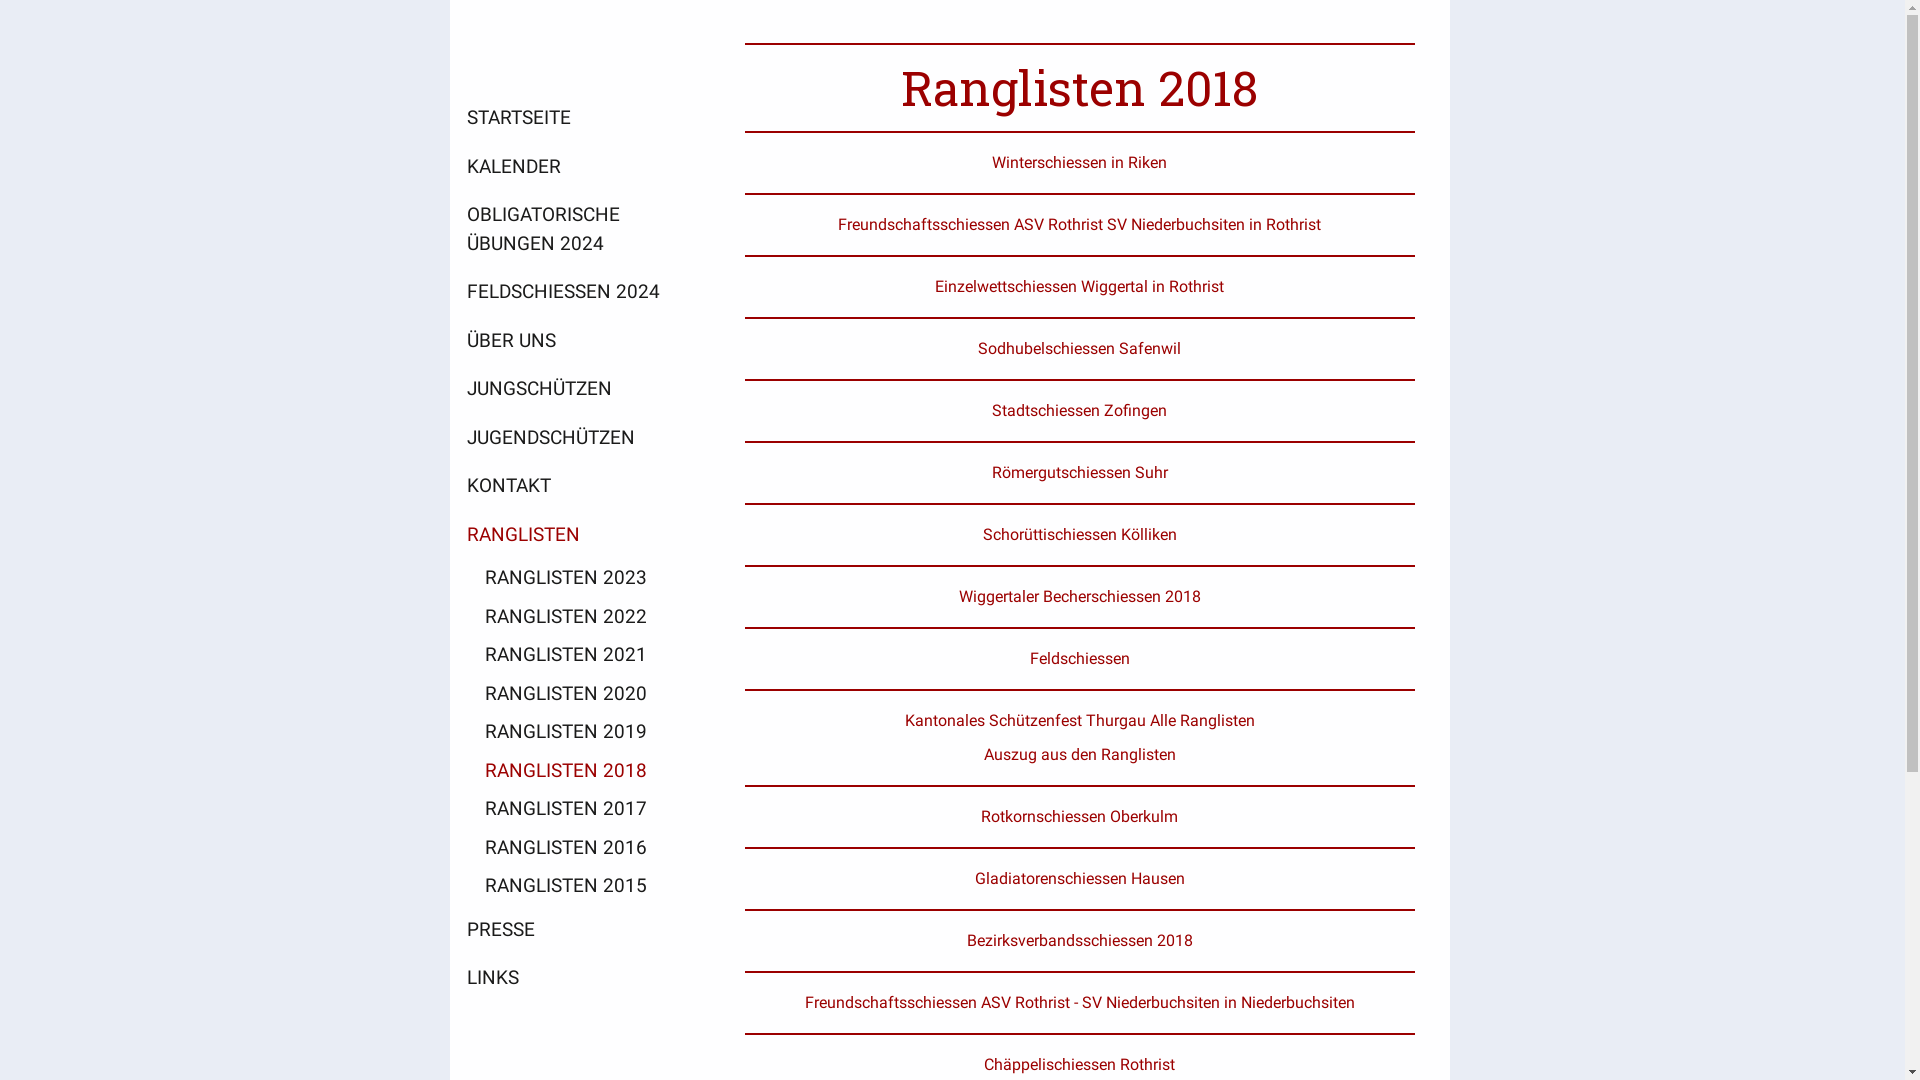  Describe the element at coordinates (934, 286) in the screenshot. I see `'Einzelwettschiessen Wiggertal in Rothrist'` at that location.